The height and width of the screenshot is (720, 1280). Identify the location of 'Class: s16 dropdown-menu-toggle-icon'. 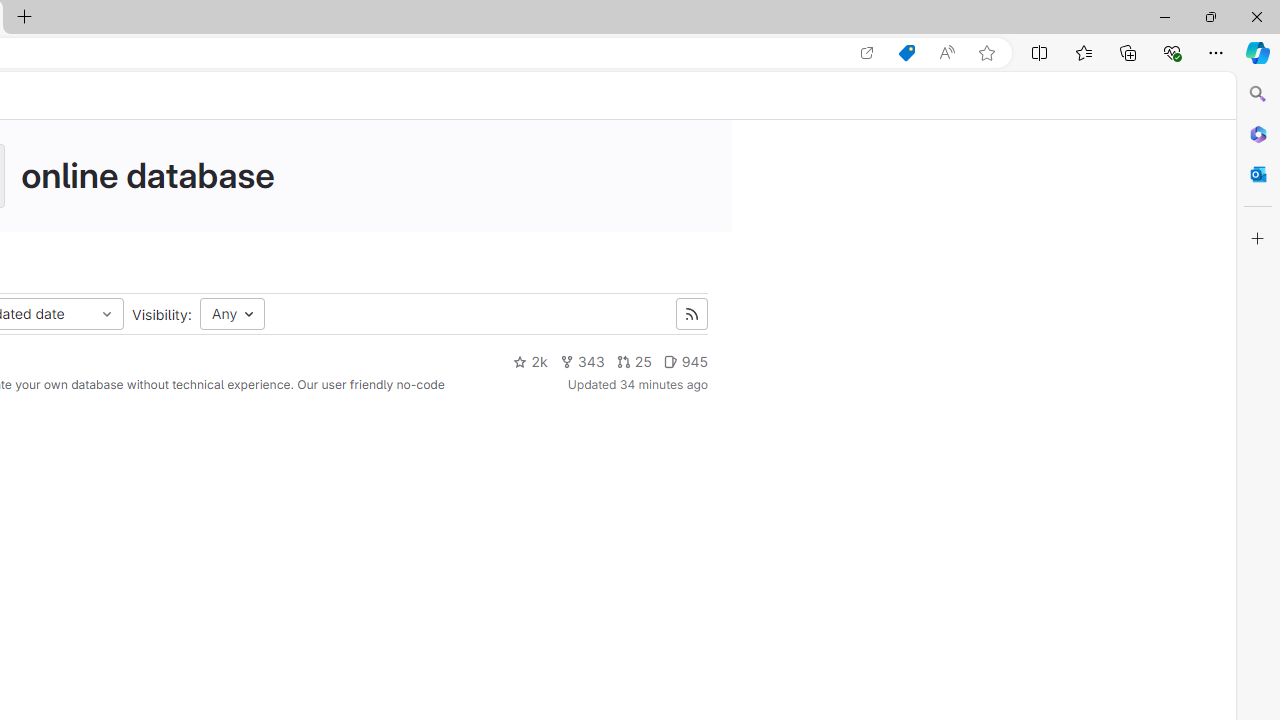
(105, 314).